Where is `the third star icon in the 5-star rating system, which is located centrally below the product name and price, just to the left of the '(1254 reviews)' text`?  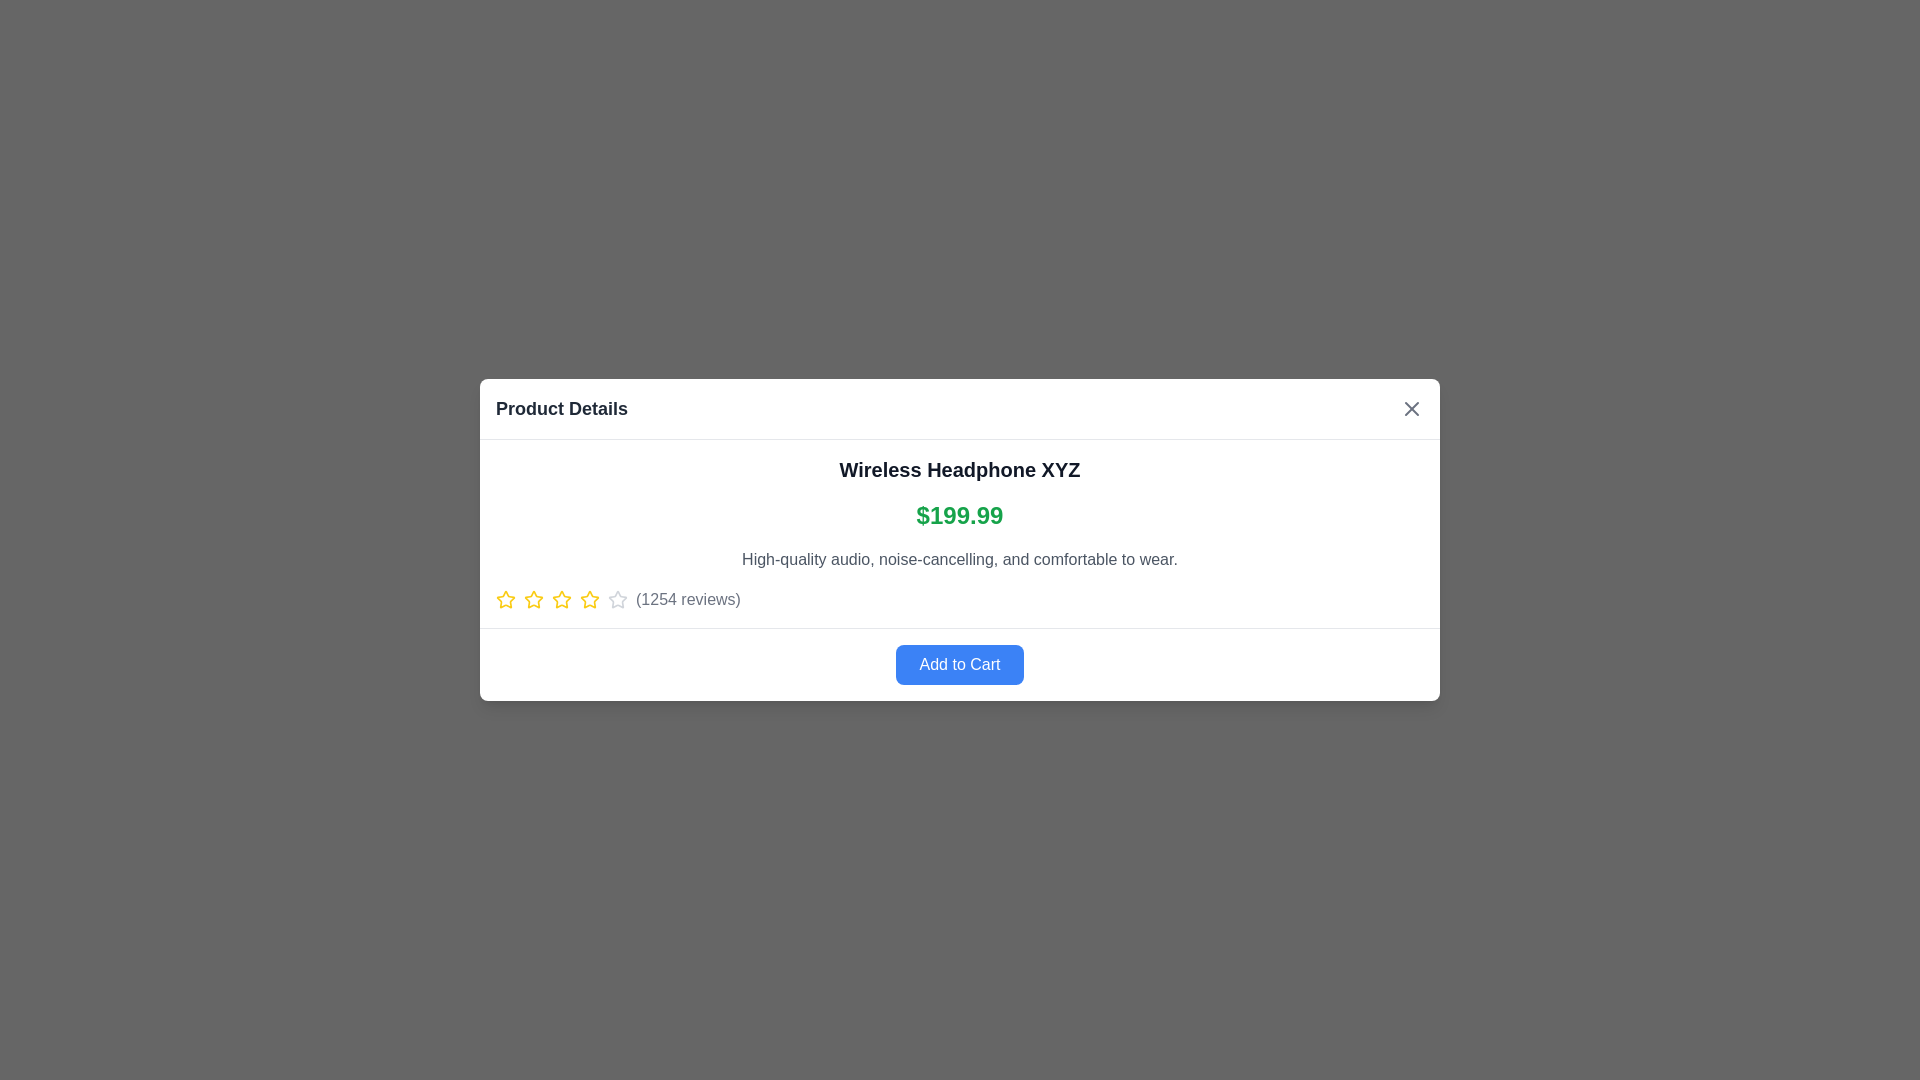 the third star icon in the 5-star rating system, which is located centrally below the product name and price, just to the left of the '(1254 reviews)' text is located at coordinates (617, 598).